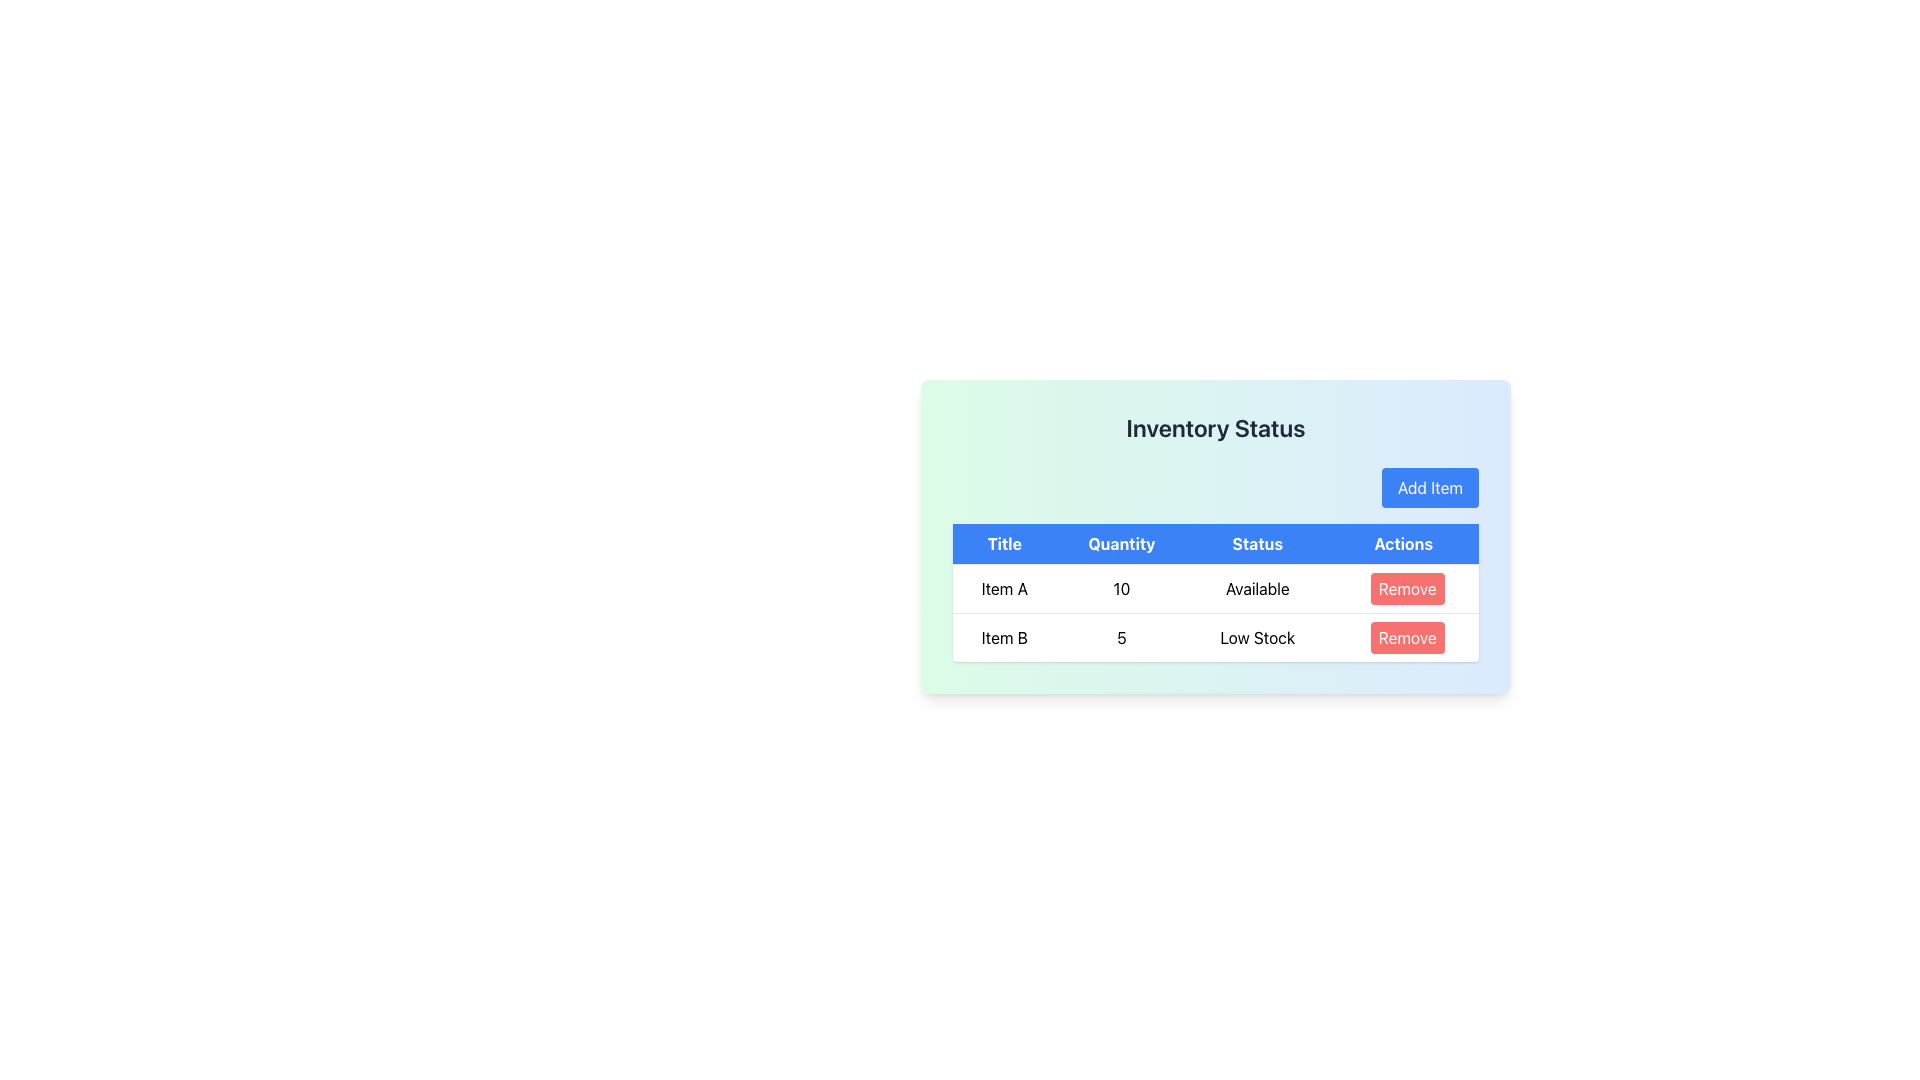 Image resolution: width=1920 pixels, height=1080 pixels. I want to click on the Static text element displaying the quantity of 'Item A' in the inventory list, located in the second column of the first row of the 'Inventory Status' table, so click(1121, 588).